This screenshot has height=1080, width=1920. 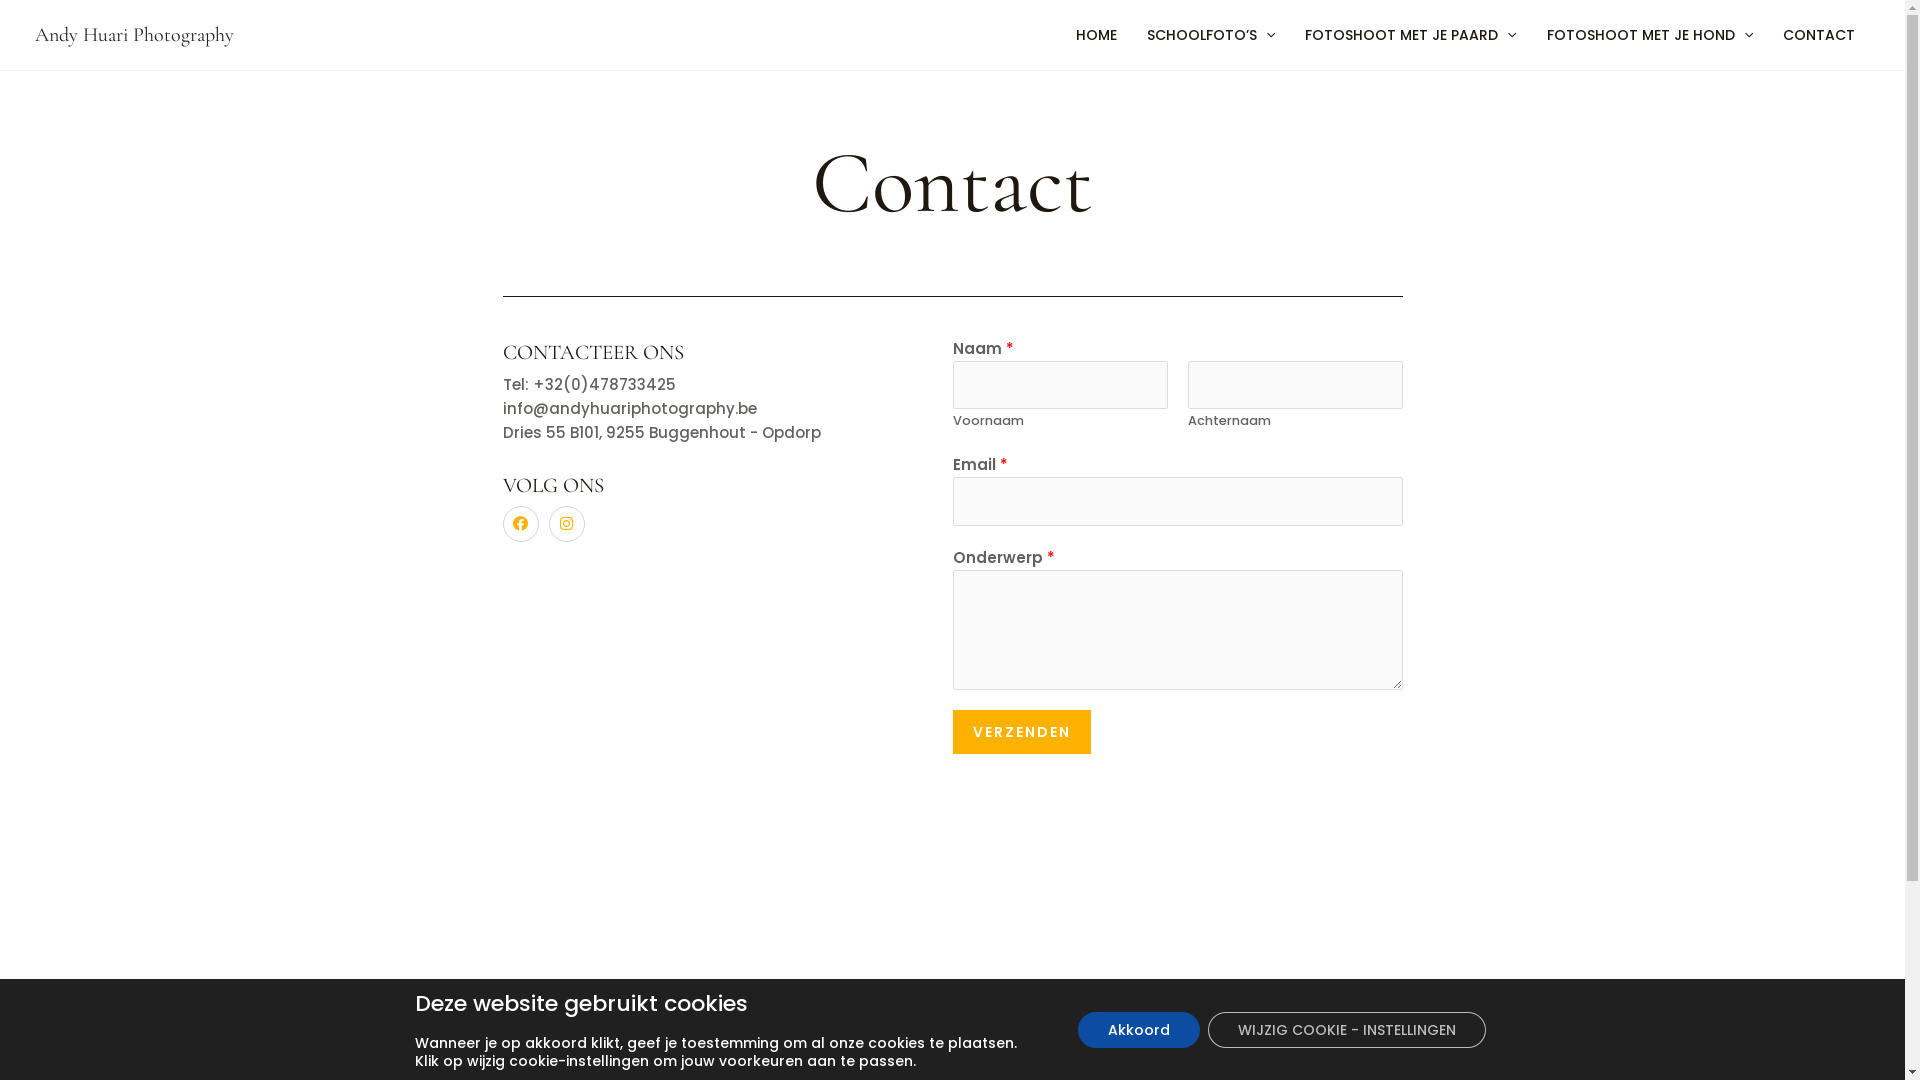 What do you see at coordinates (565, 523) in the screenshot?
I see `'Instagram'` at bounding box center [565, 523].